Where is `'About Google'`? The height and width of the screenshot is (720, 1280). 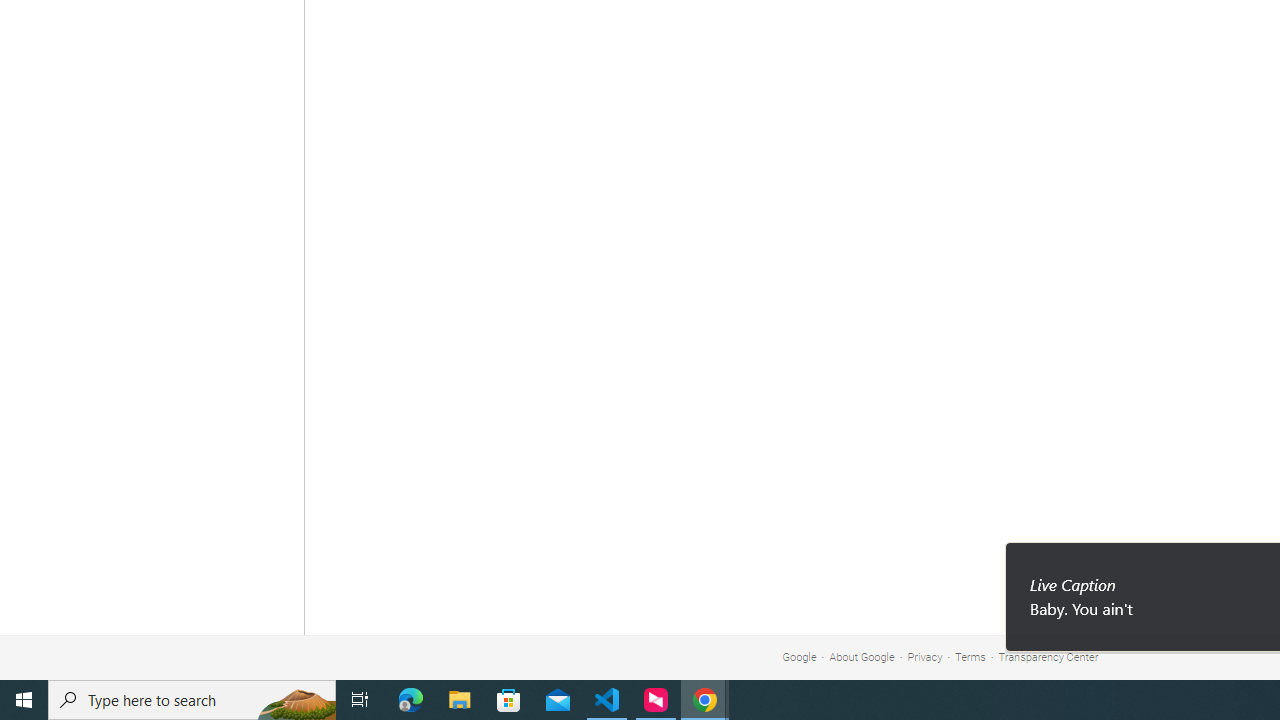 'About Google' is located at coordinates (862, 657).